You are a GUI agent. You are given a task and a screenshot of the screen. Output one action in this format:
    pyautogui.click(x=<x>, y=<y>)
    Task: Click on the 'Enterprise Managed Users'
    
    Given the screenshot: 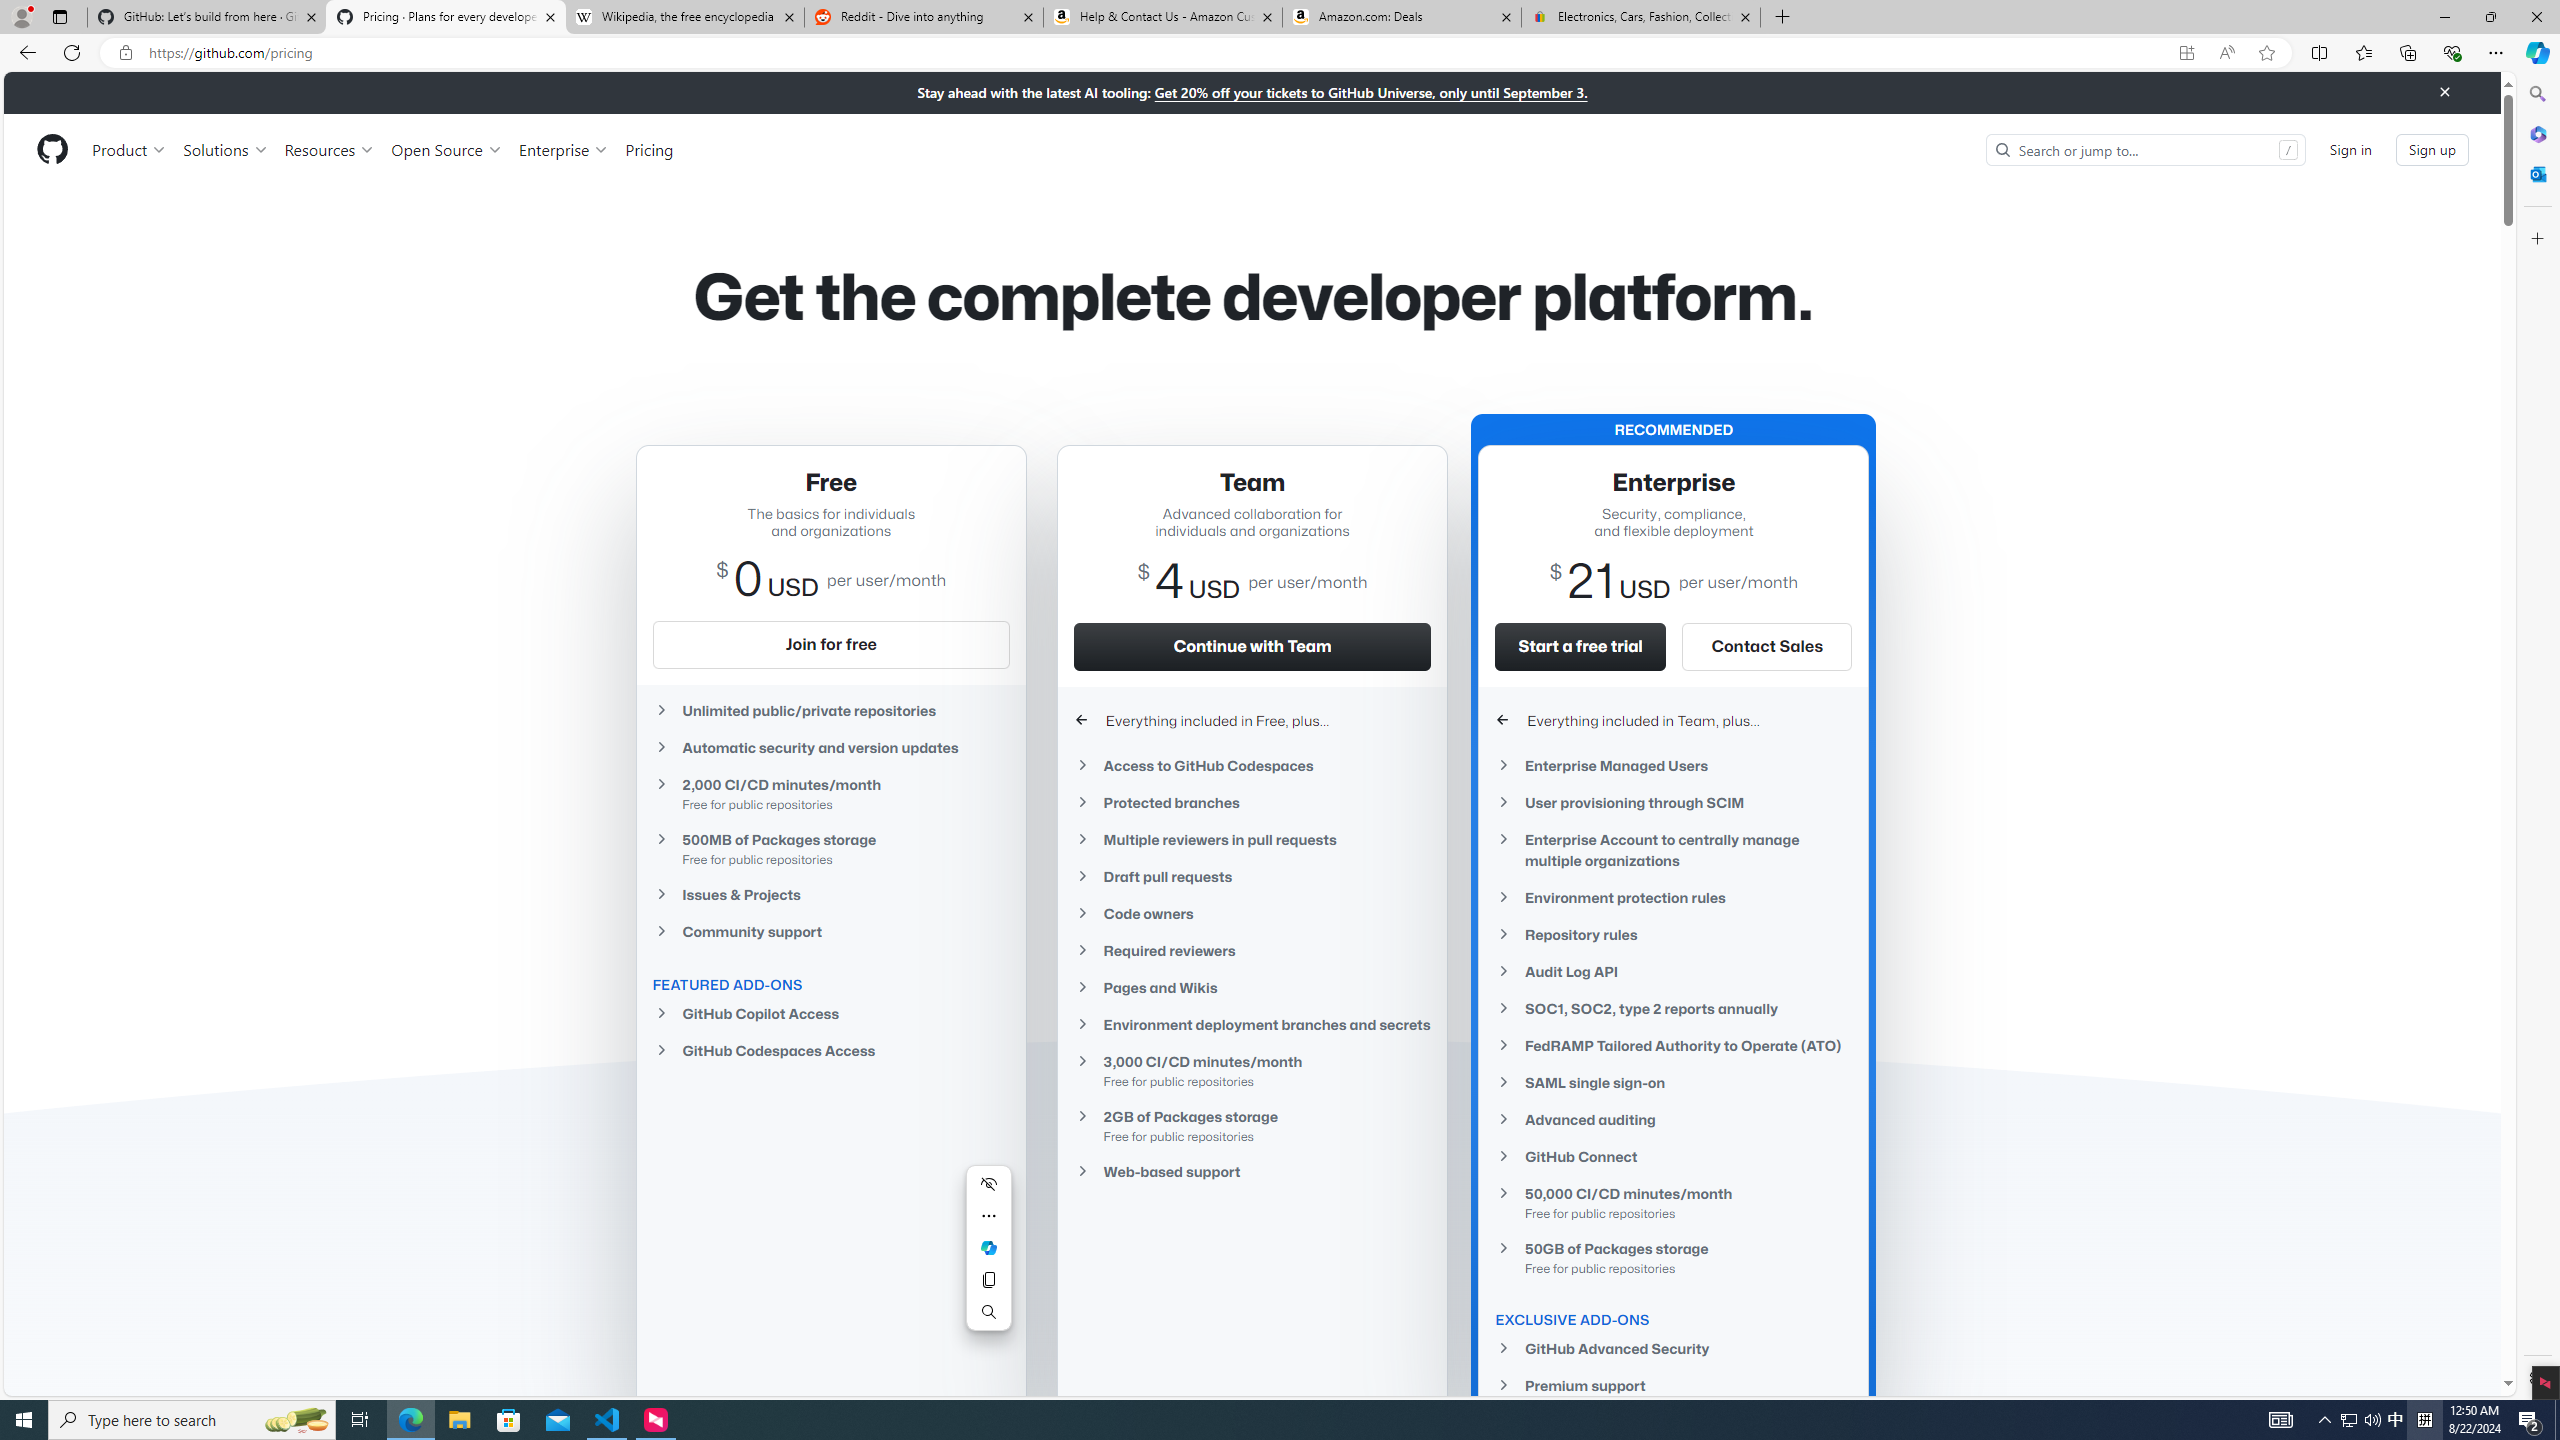 What is the action you would take?
    pyautogui.click(x=1674, y=765)
    